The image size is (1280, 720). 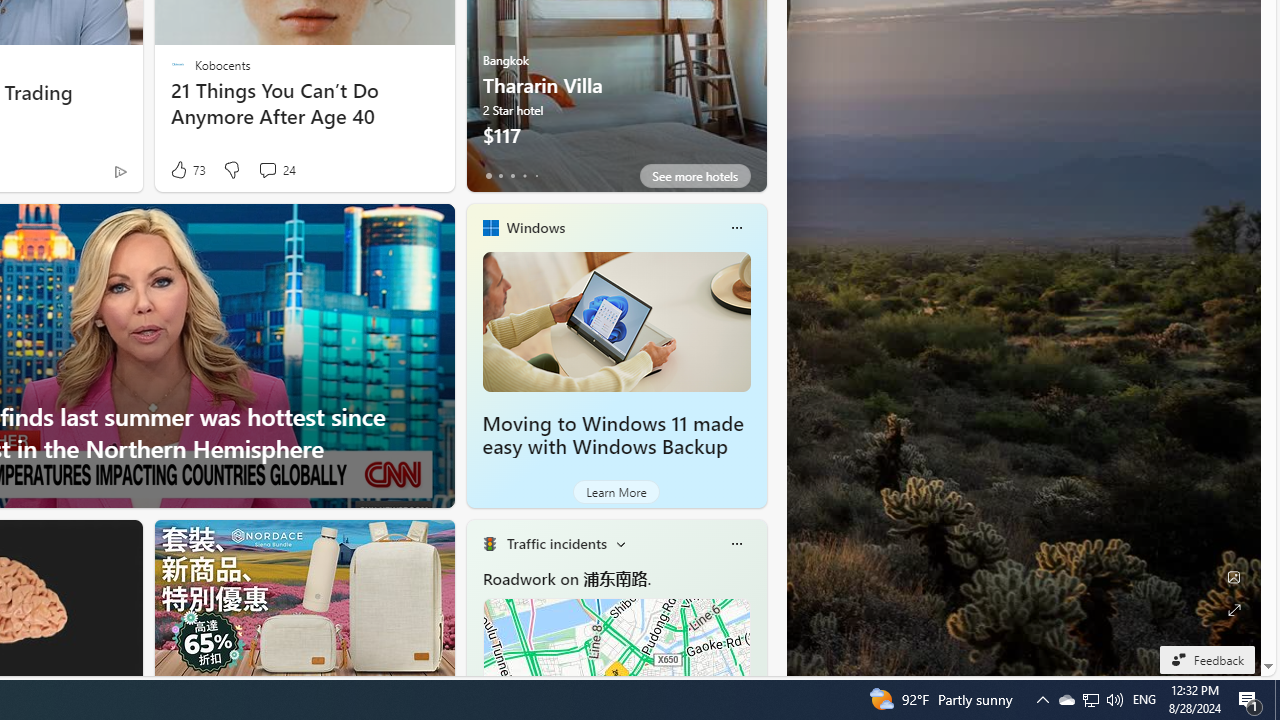 I want to click on 'Windows', so click(x=535, y=226).